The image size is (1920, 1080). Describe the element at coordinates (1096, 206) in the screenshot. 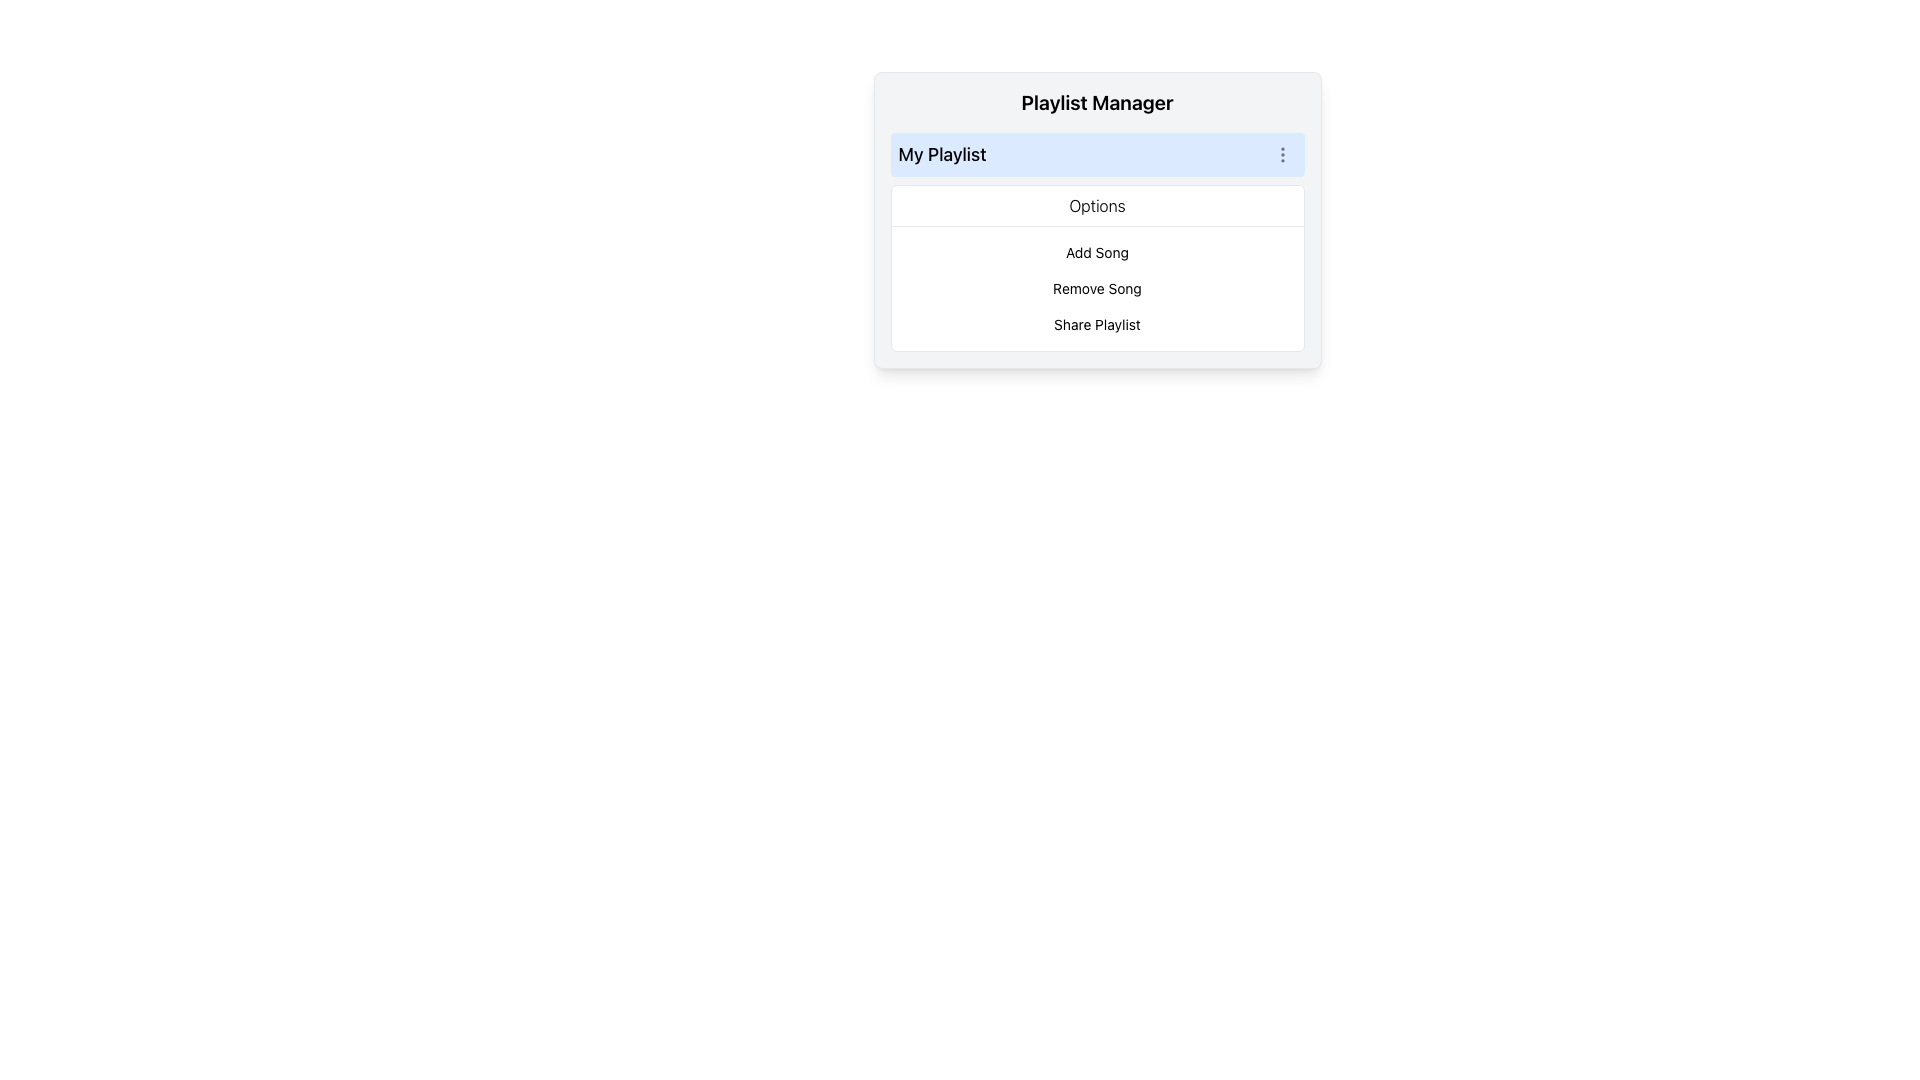

I see `the Text Label that serves as a header for the options menu, located above the list items including 'Add Song', 'Remove Song', and 'Share Playlist'` at that location.